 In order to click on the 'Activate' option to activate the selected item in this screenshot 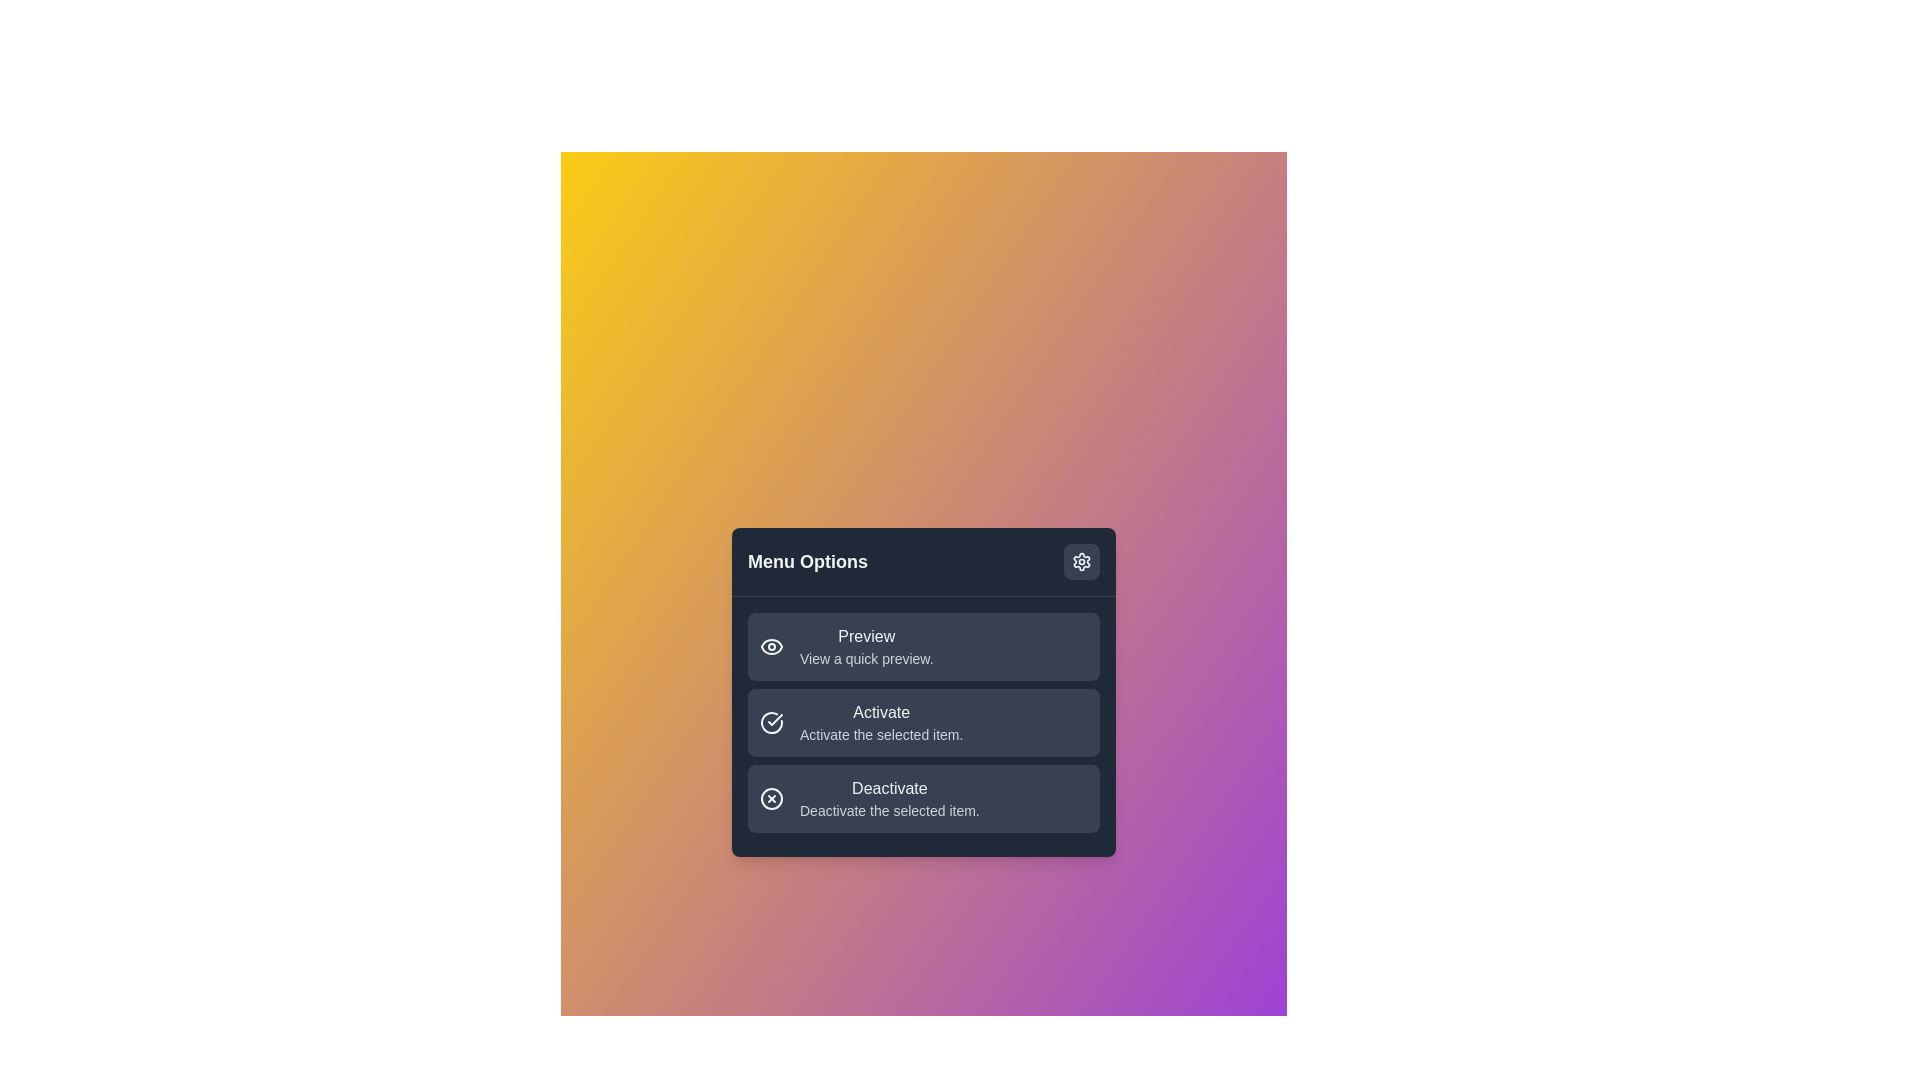, I will do `click(923, 722)`.